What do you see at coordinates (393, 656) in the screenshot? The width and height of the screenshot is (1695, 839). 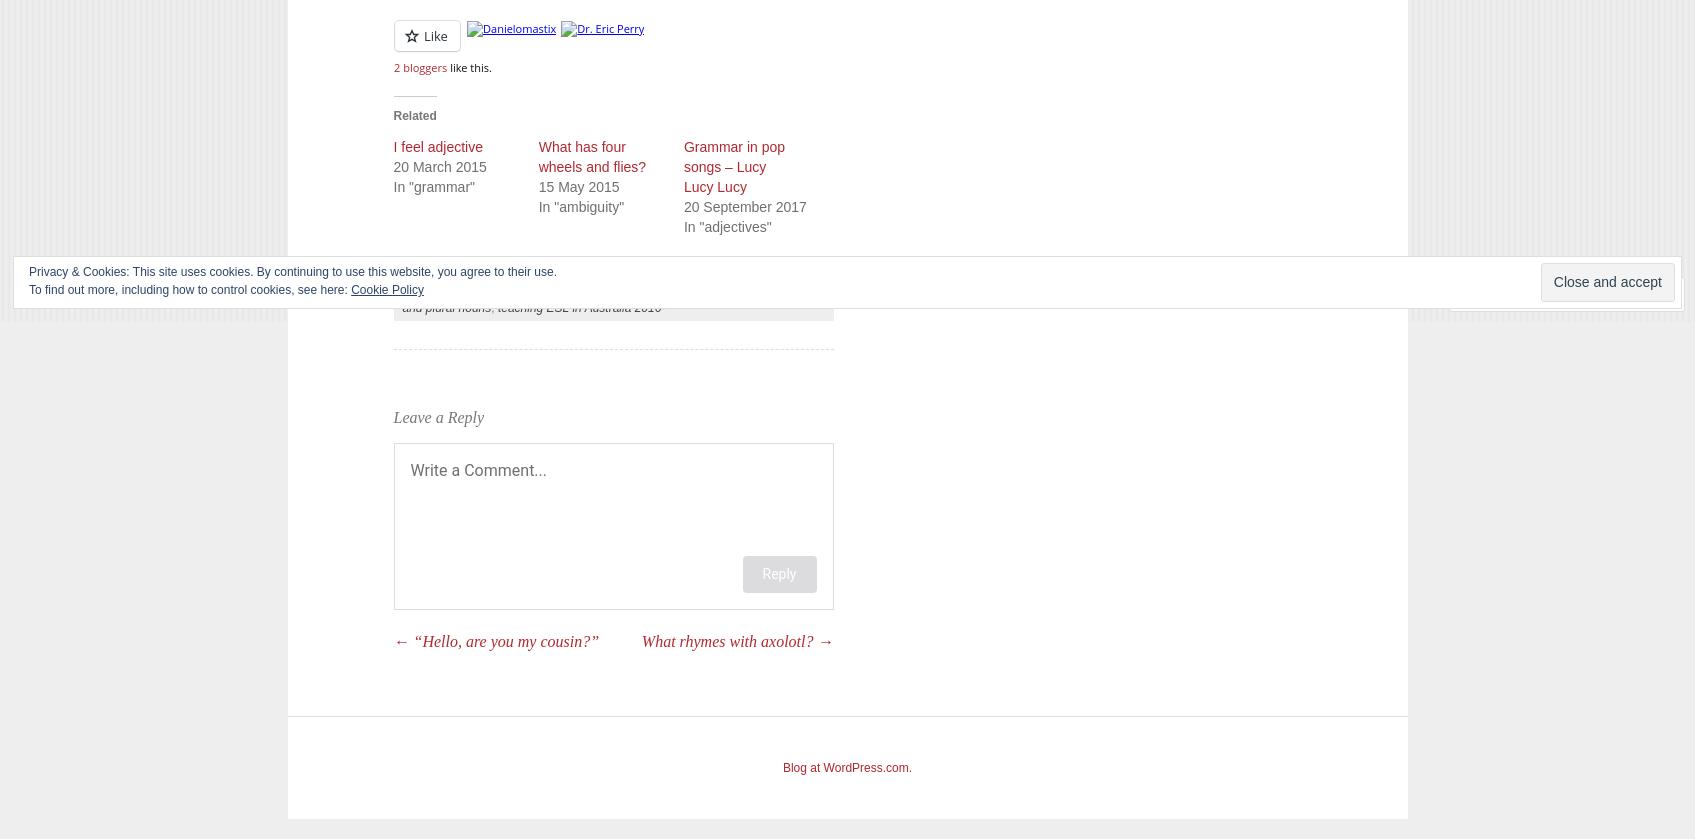 I see `'Post navigation'` at bounding box center [393, 656].